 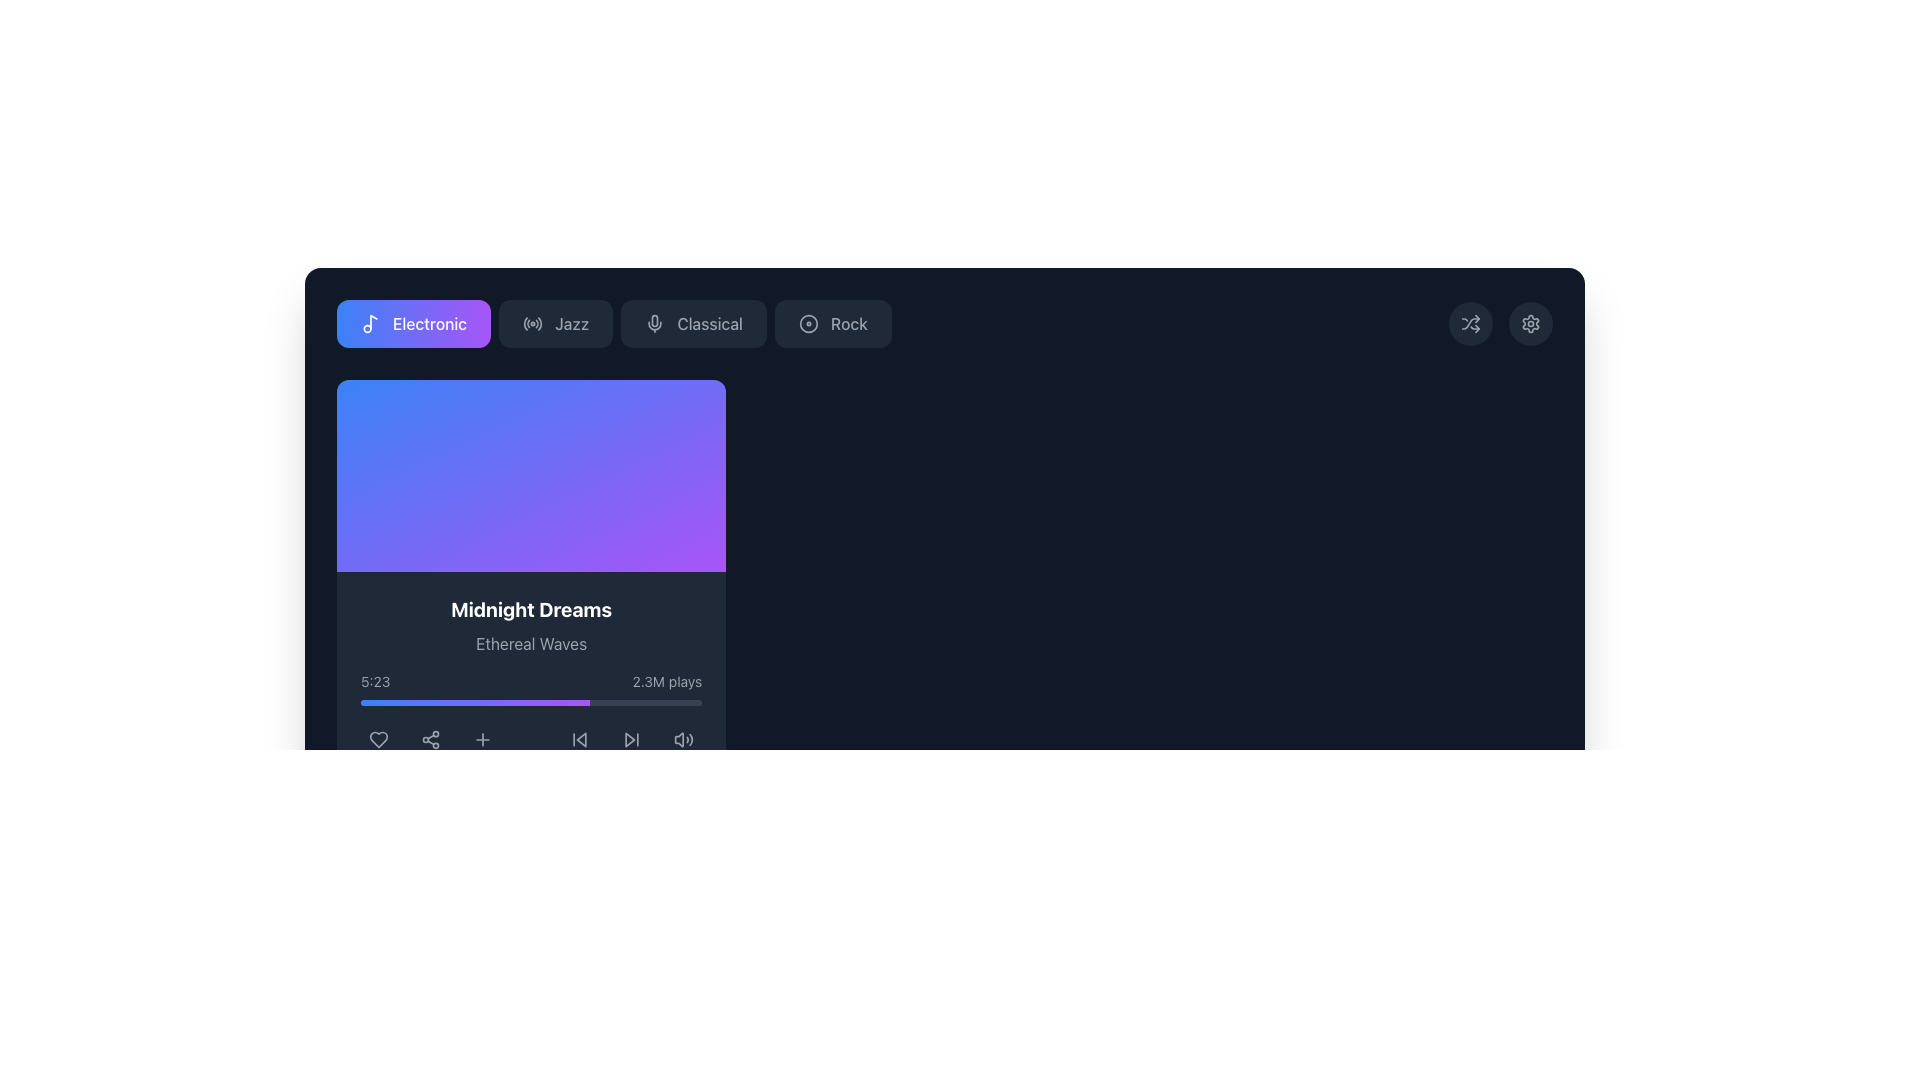 What do you see at coordinates (375, 681) in the screenshot?
I see `to select or highlight the time displayed as '5:23' in a light gray font on the left side of the card-like section representing a music track` at bounding box center [375, 681].